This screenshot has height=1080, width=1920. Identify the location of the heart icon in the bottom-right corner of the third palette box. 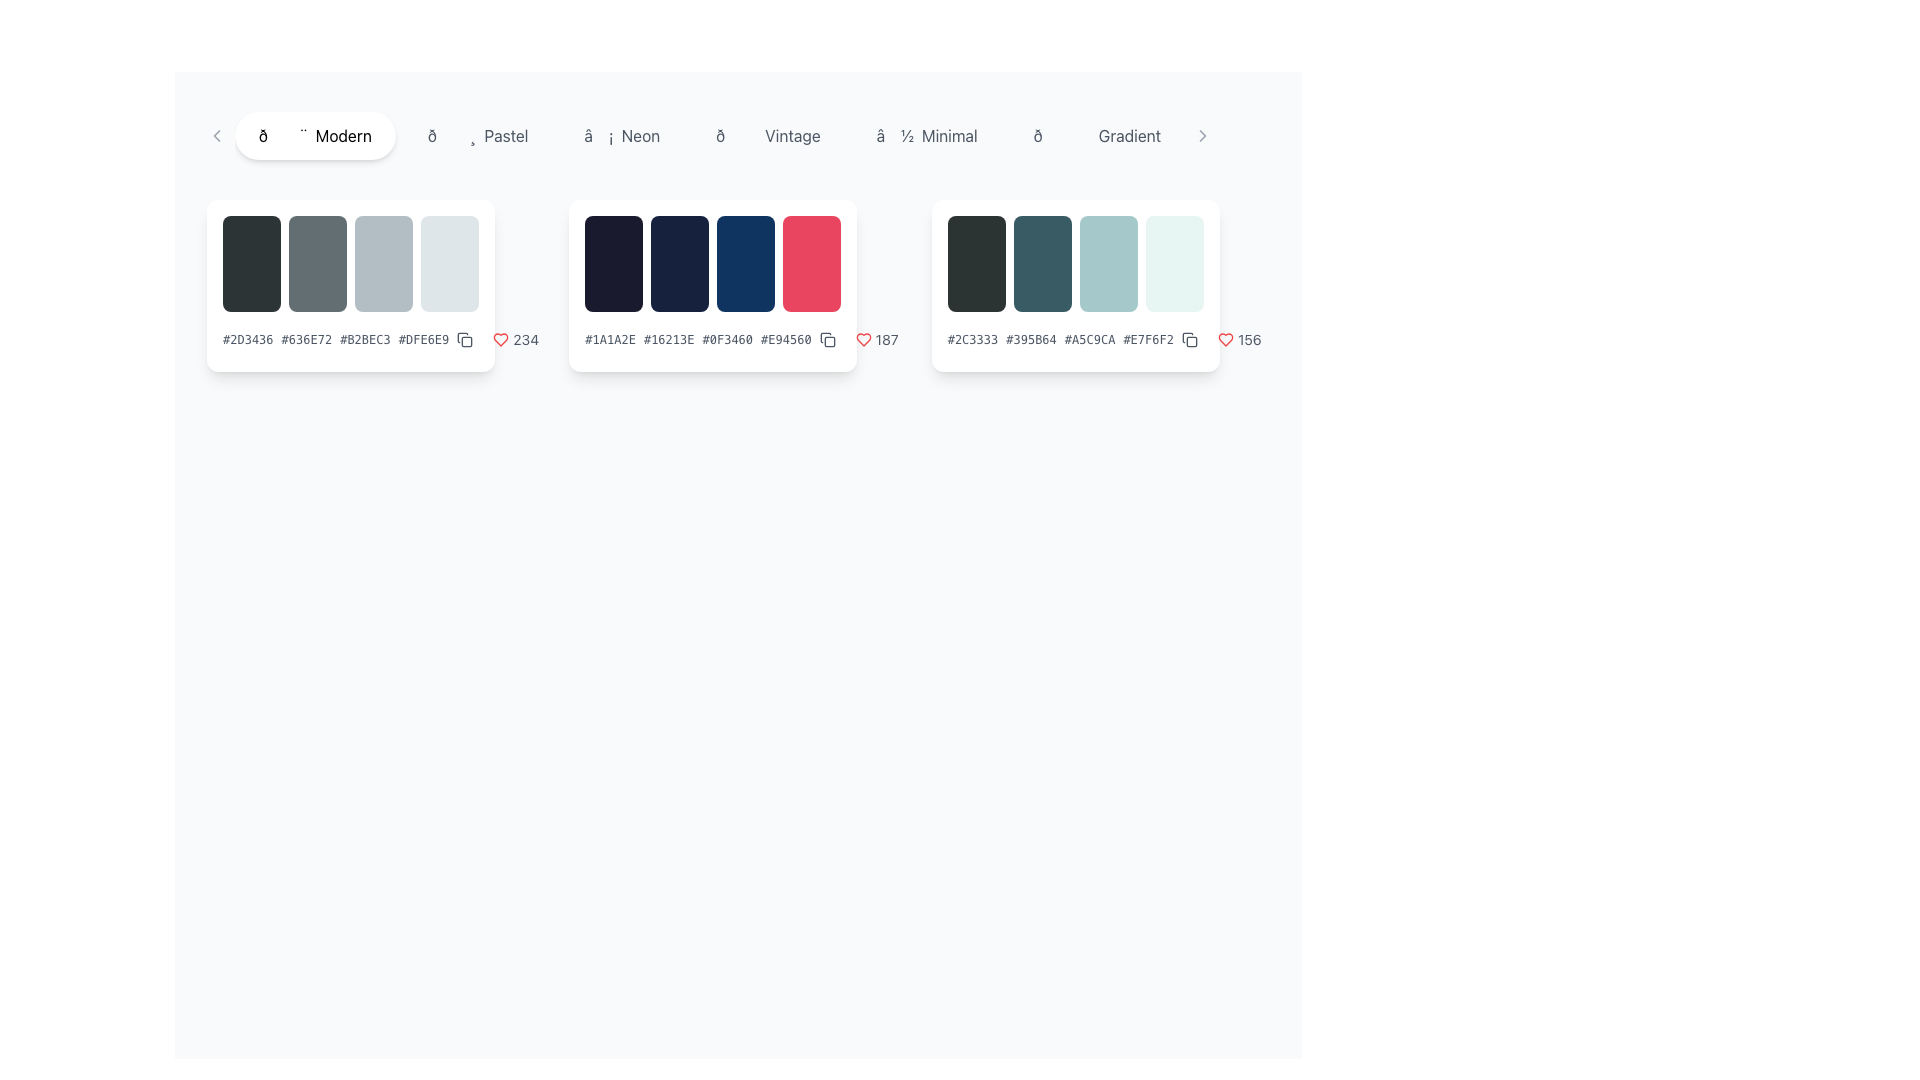
(1224, 338).